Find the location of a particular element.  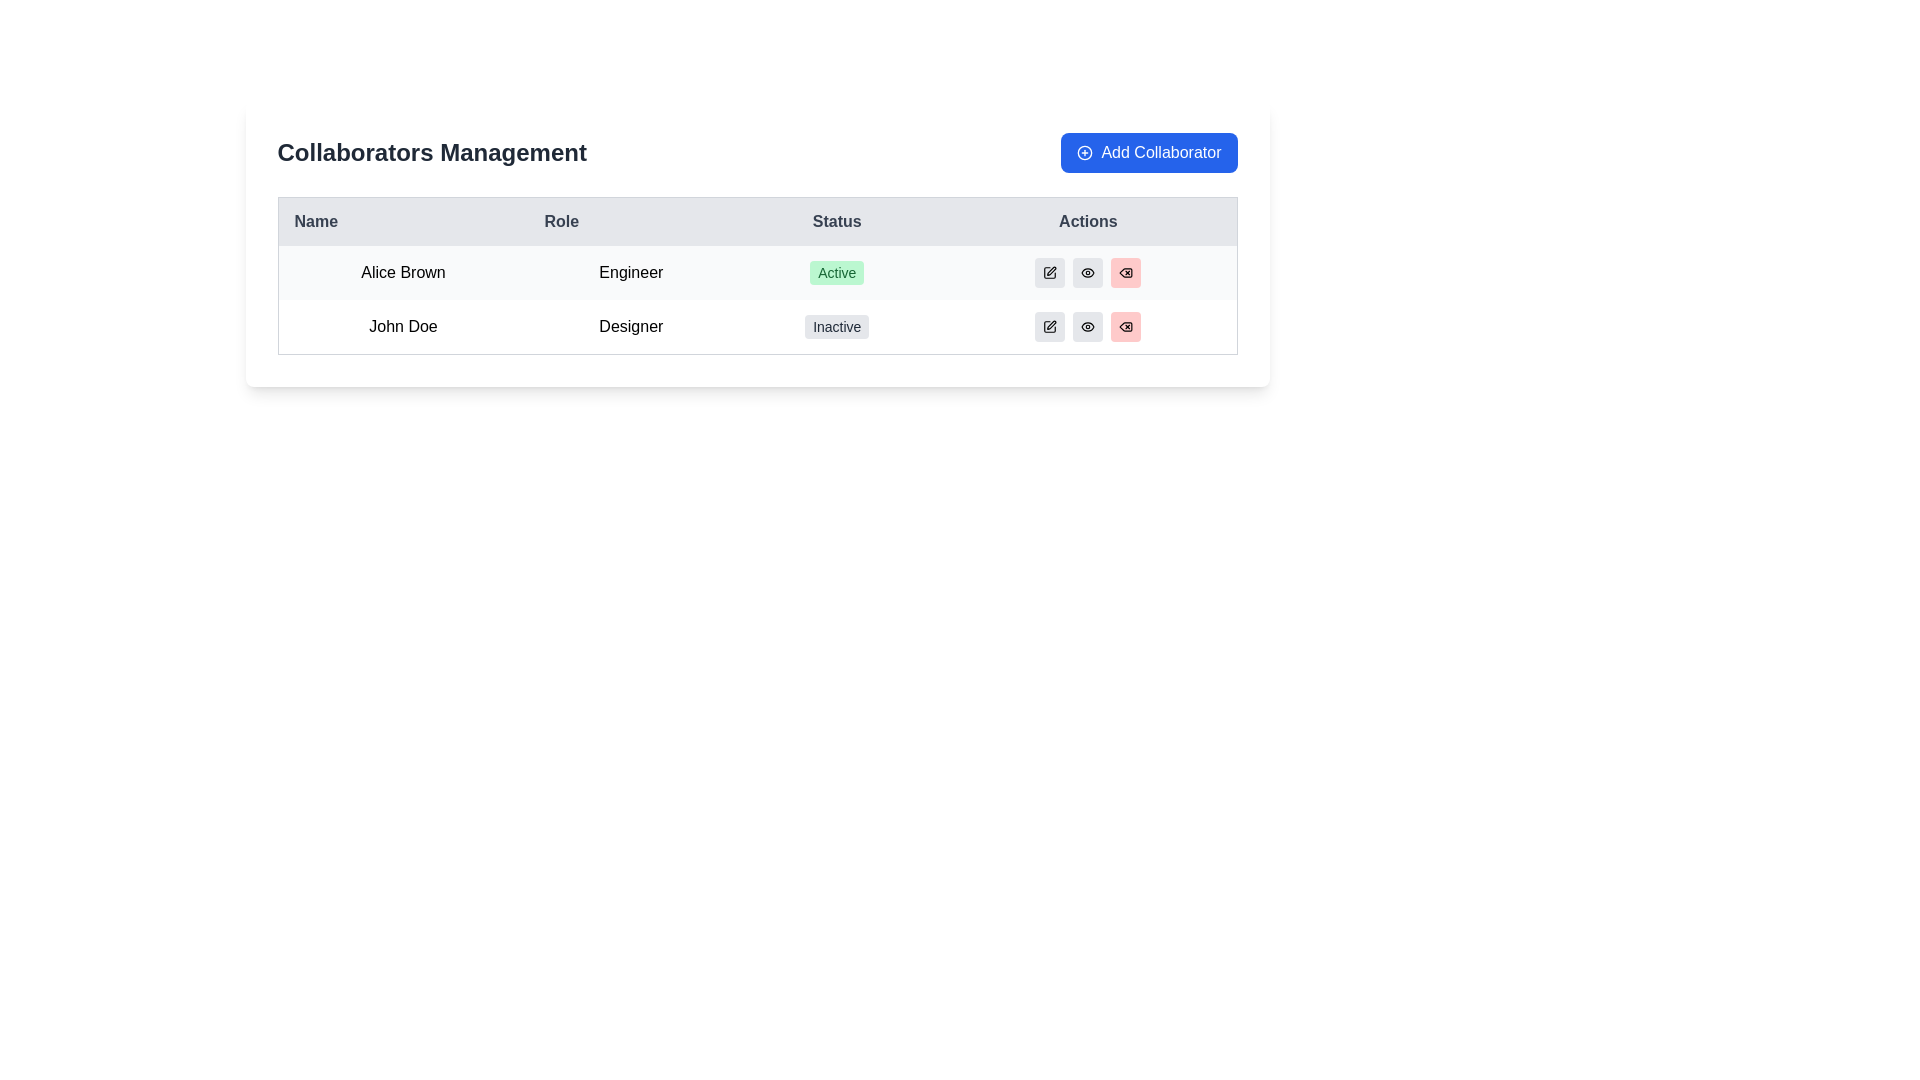

the 'View' button located in the 'Actions' column of the second row in the table to observe a background color change is located at coordinates (1087, 326).